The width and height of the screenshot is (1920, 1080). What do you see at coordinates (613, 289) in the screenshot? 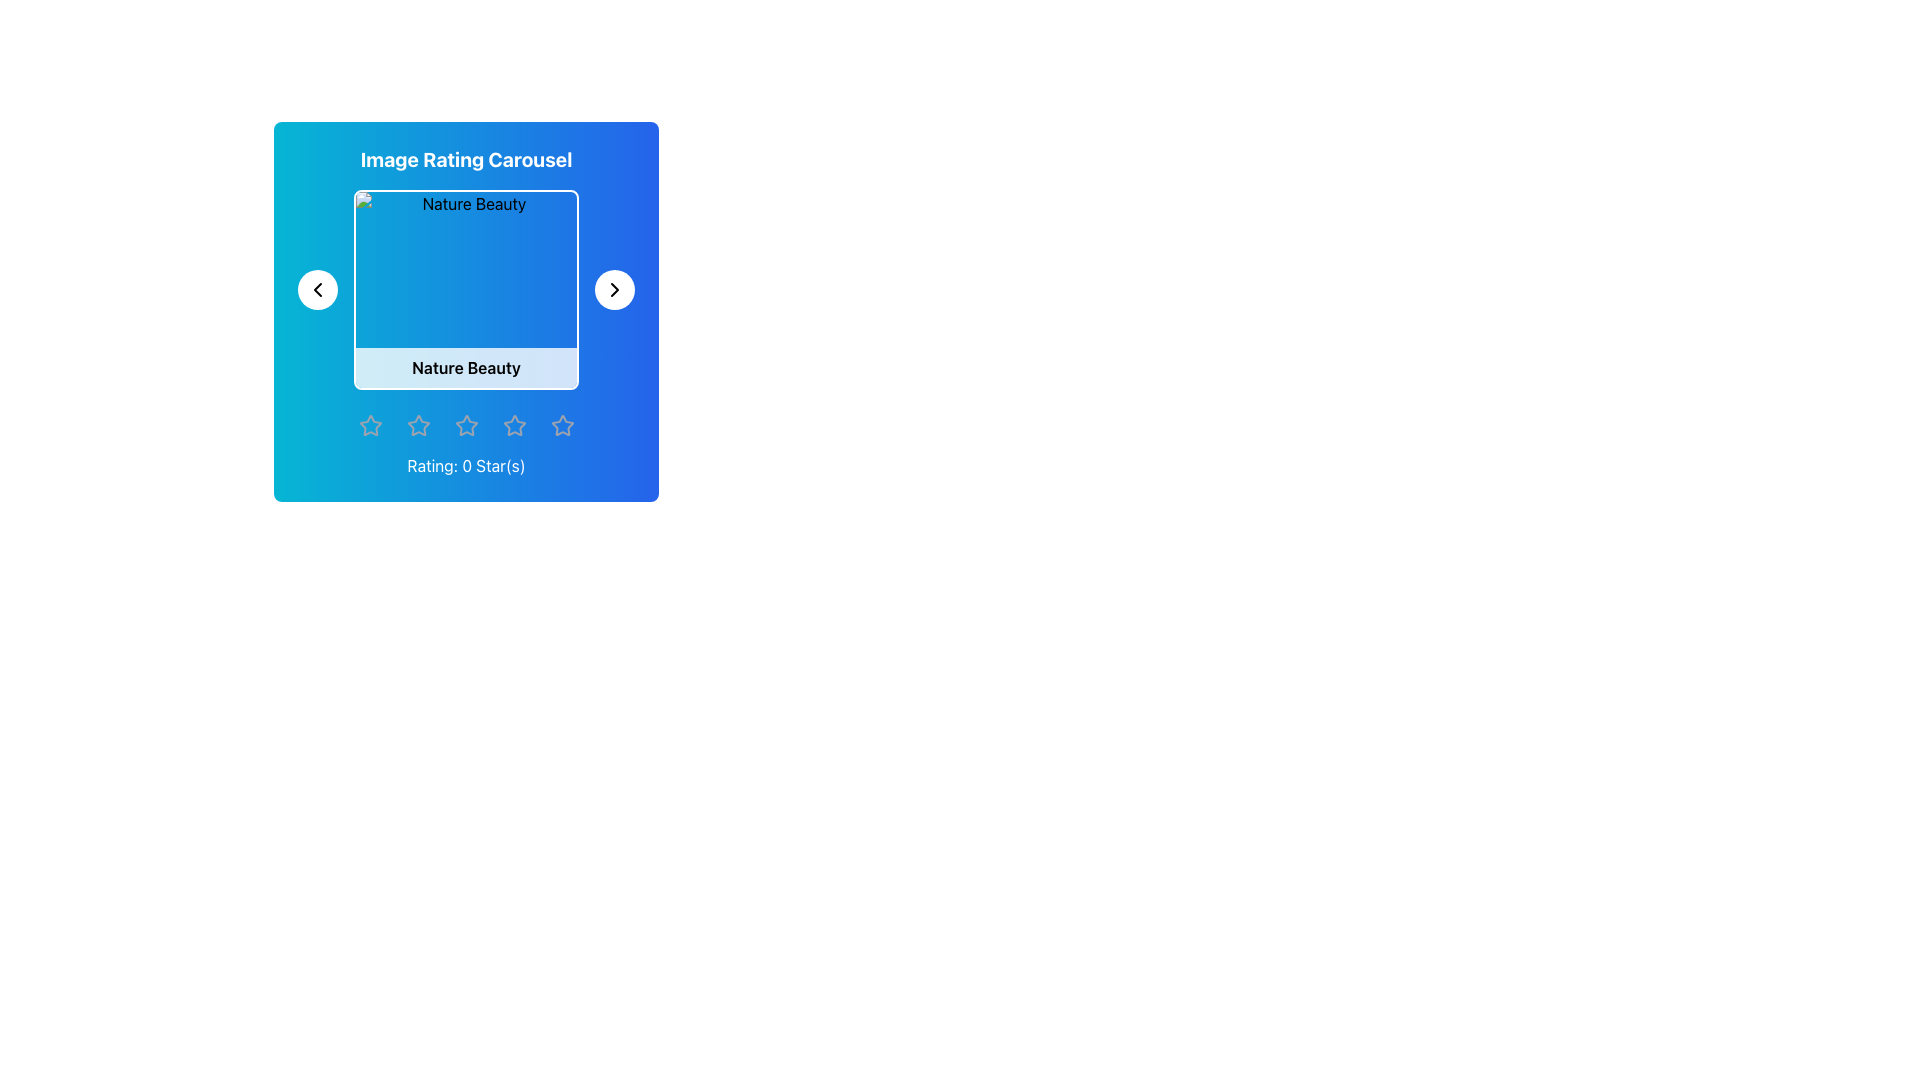
I see `the 'next' button located to the right of the 'Nature Beauty' image display box` at bounding box center [613, 289].